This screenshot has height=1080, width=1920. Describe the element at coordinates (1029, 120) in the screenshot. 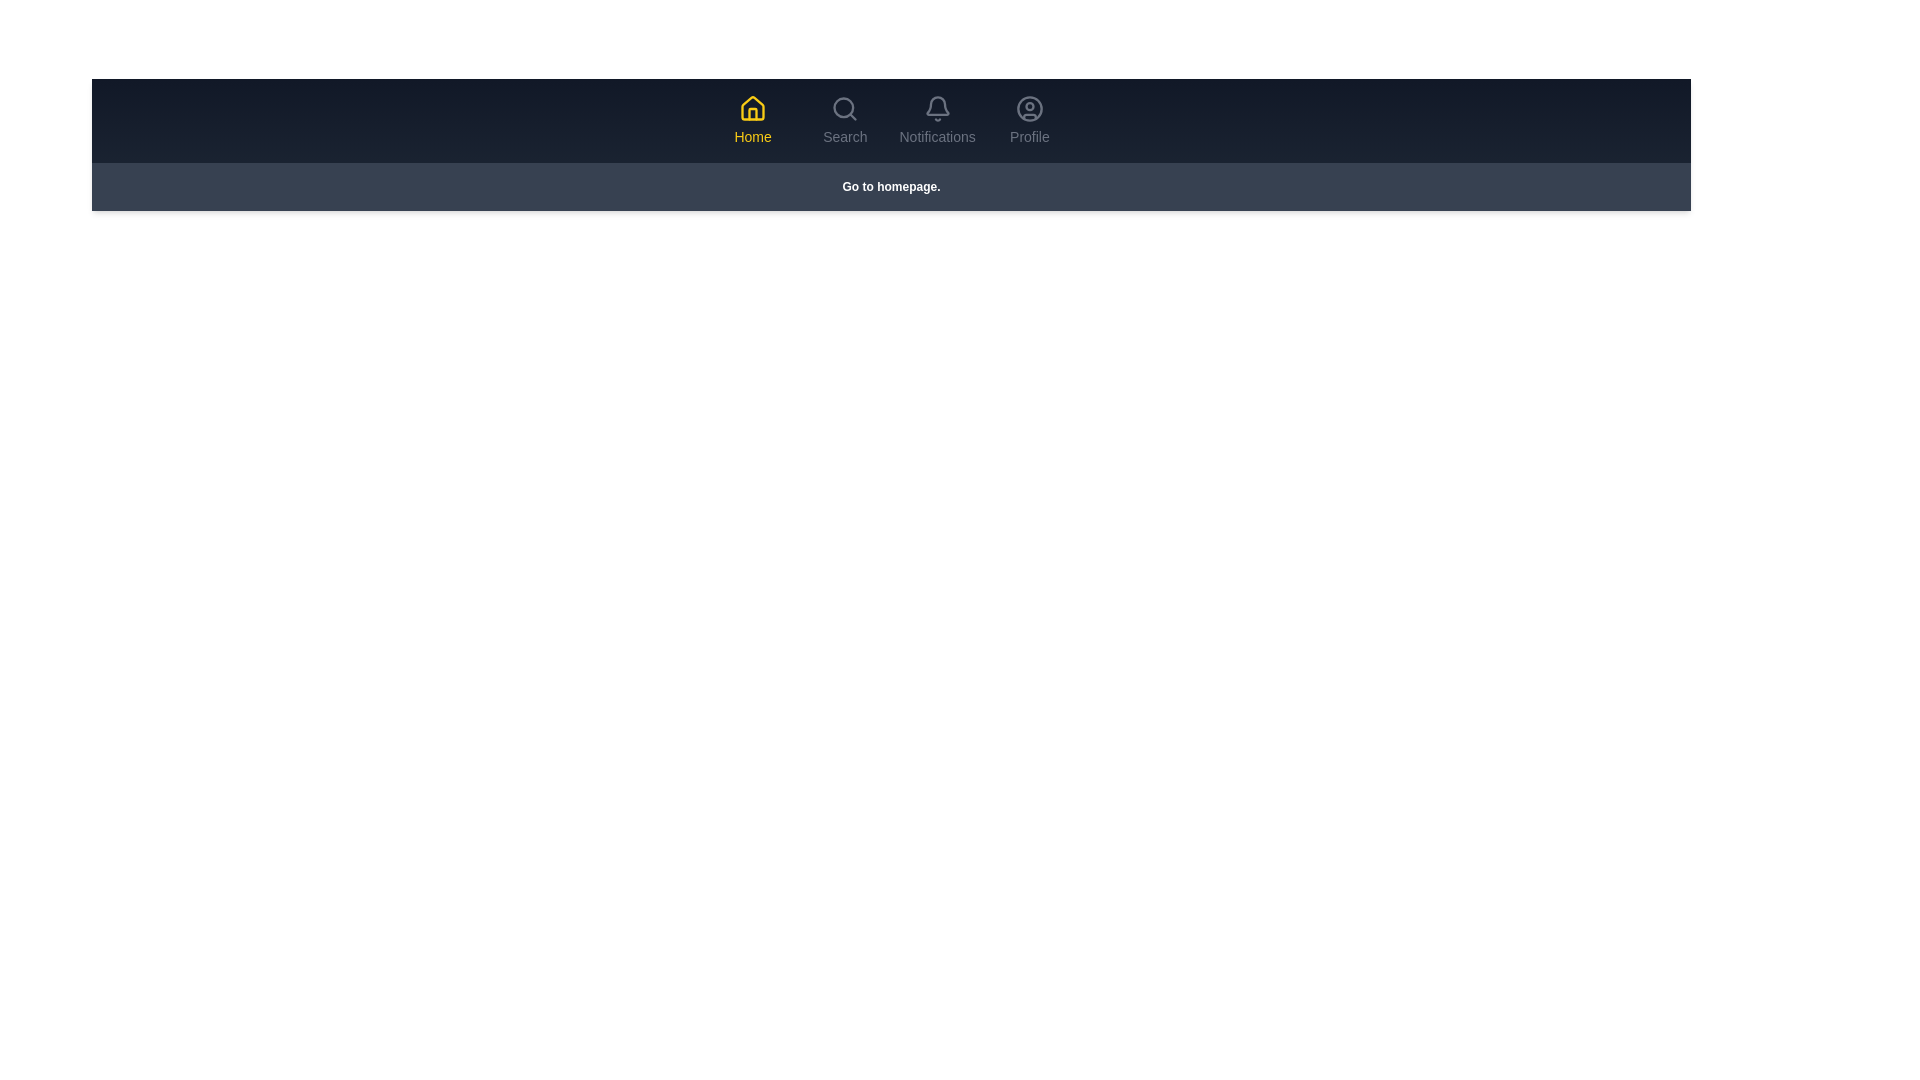

I see `the tab labeled Profile to preview its hover effect` at that location.